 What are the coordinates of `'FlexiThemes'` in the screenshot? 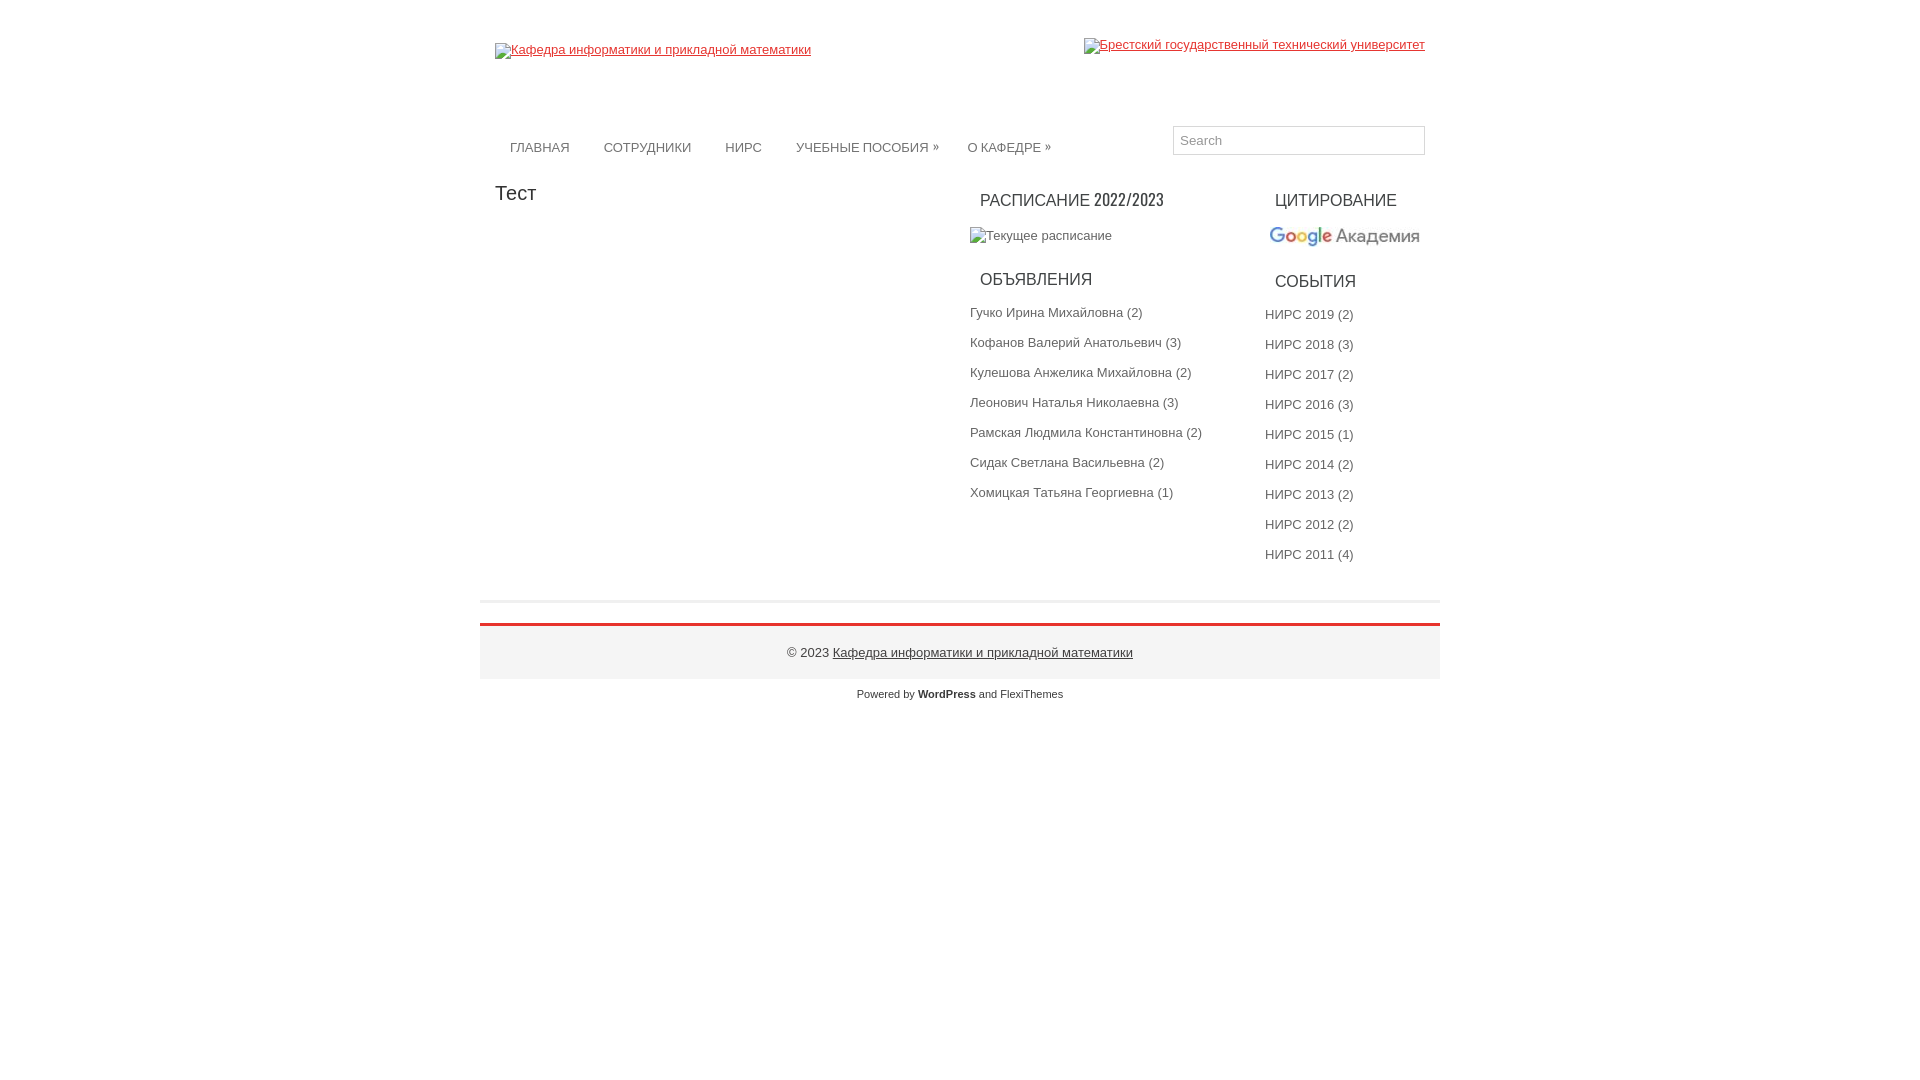 It's located at (1031, 693).